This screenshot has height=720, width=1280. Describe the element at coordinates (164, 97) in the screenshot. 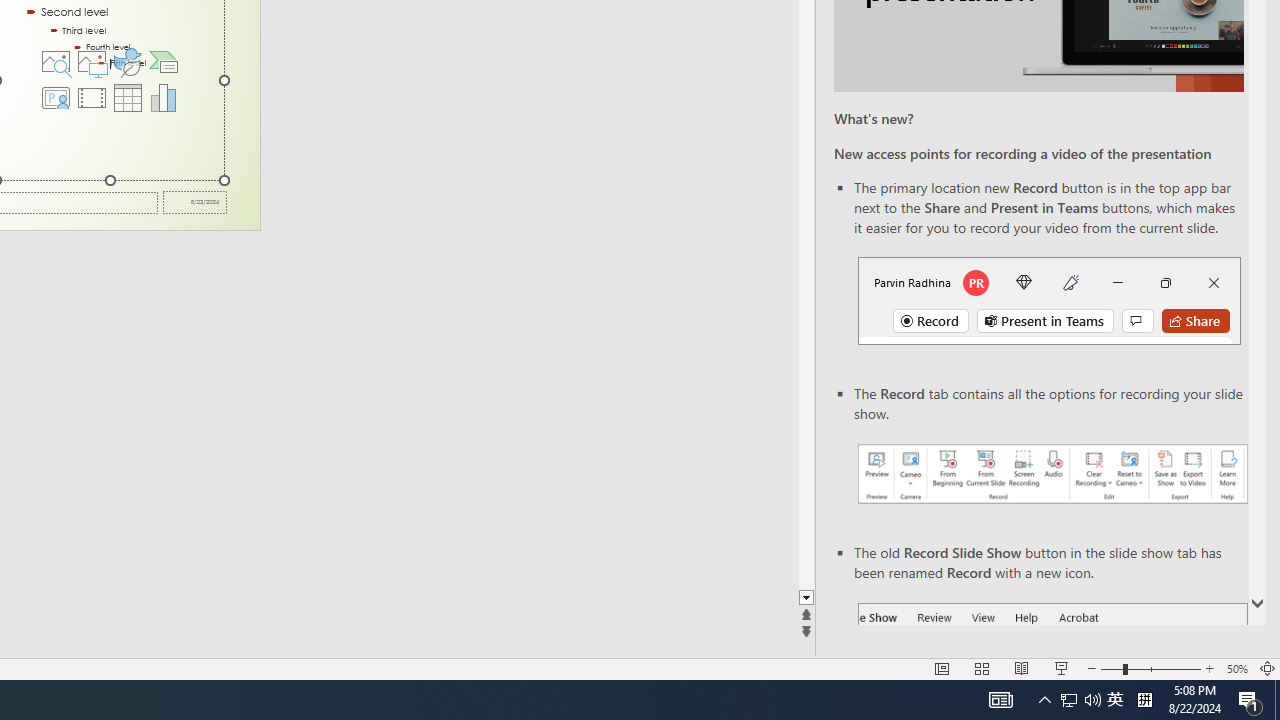

I see `'Insert Chart'` at that location.